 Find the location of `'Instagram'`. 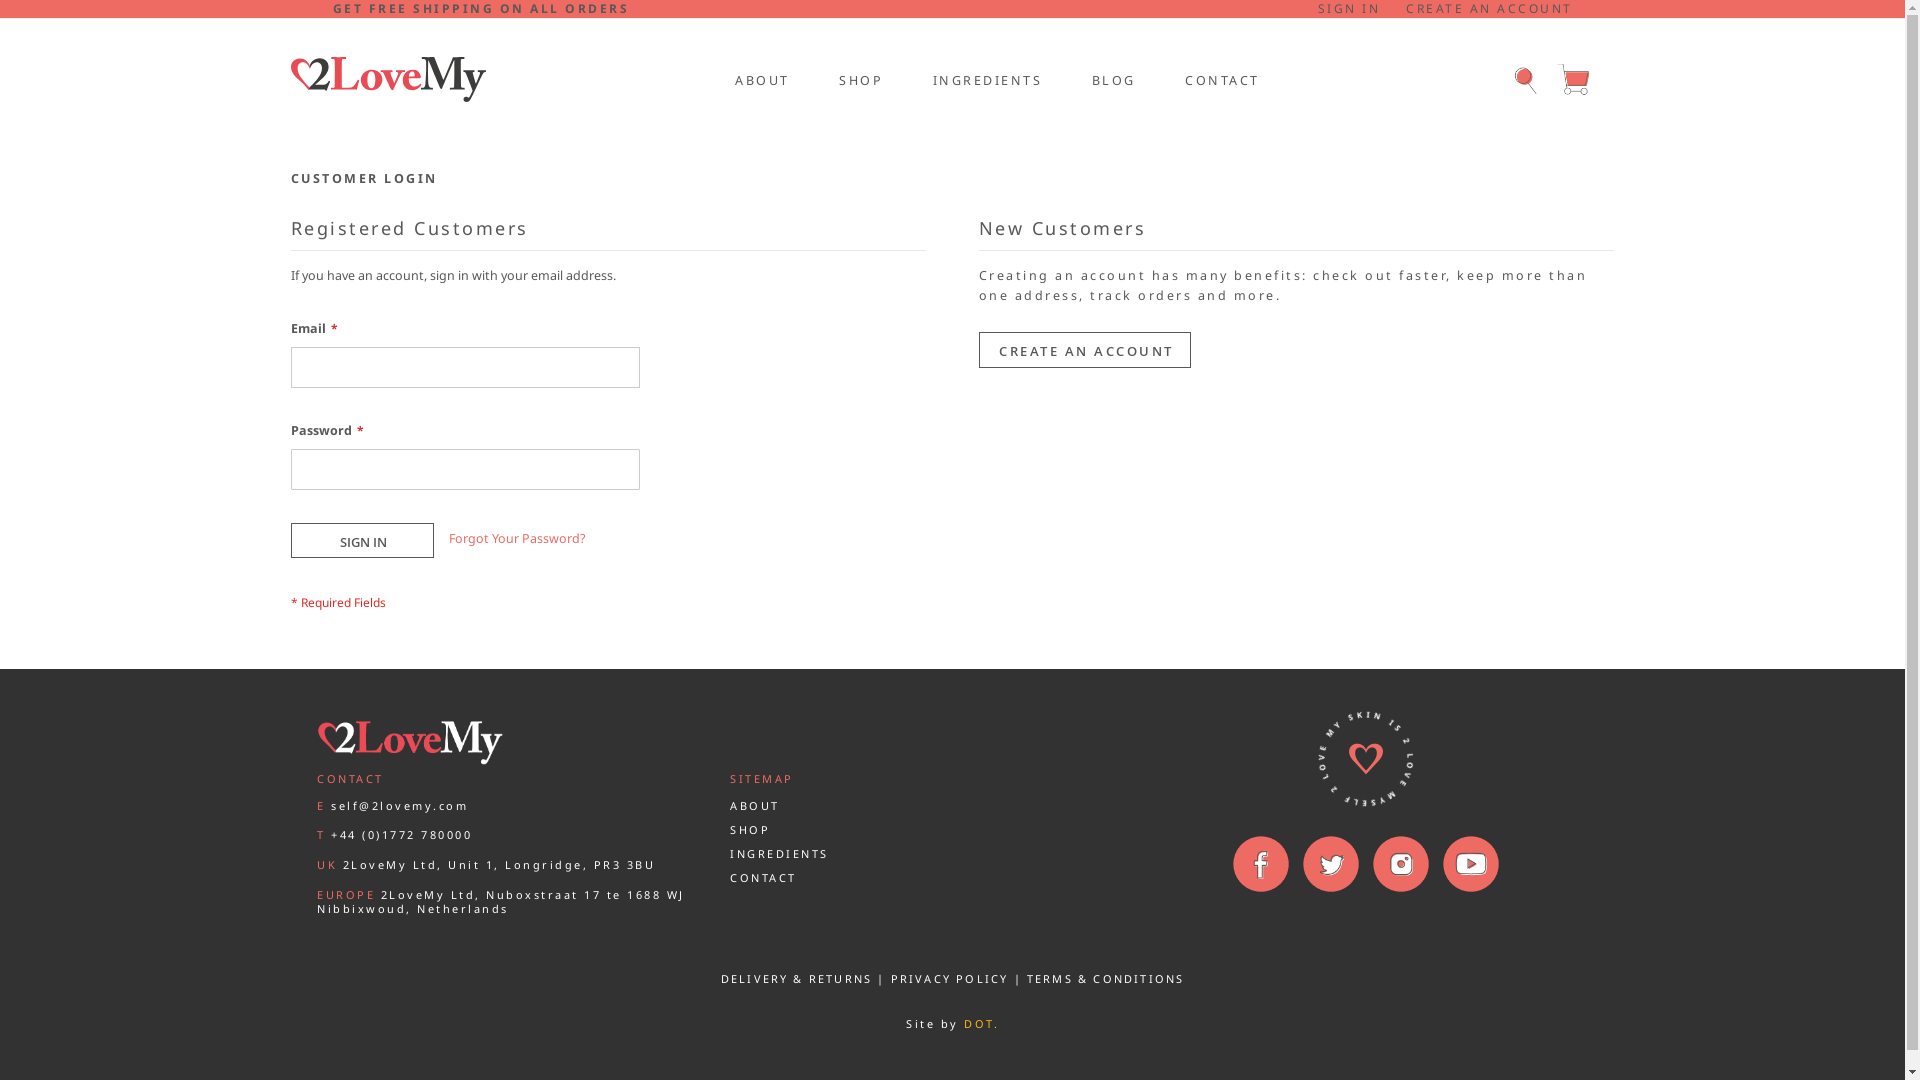

'Instagram' is located at coordinates (1370, 863).